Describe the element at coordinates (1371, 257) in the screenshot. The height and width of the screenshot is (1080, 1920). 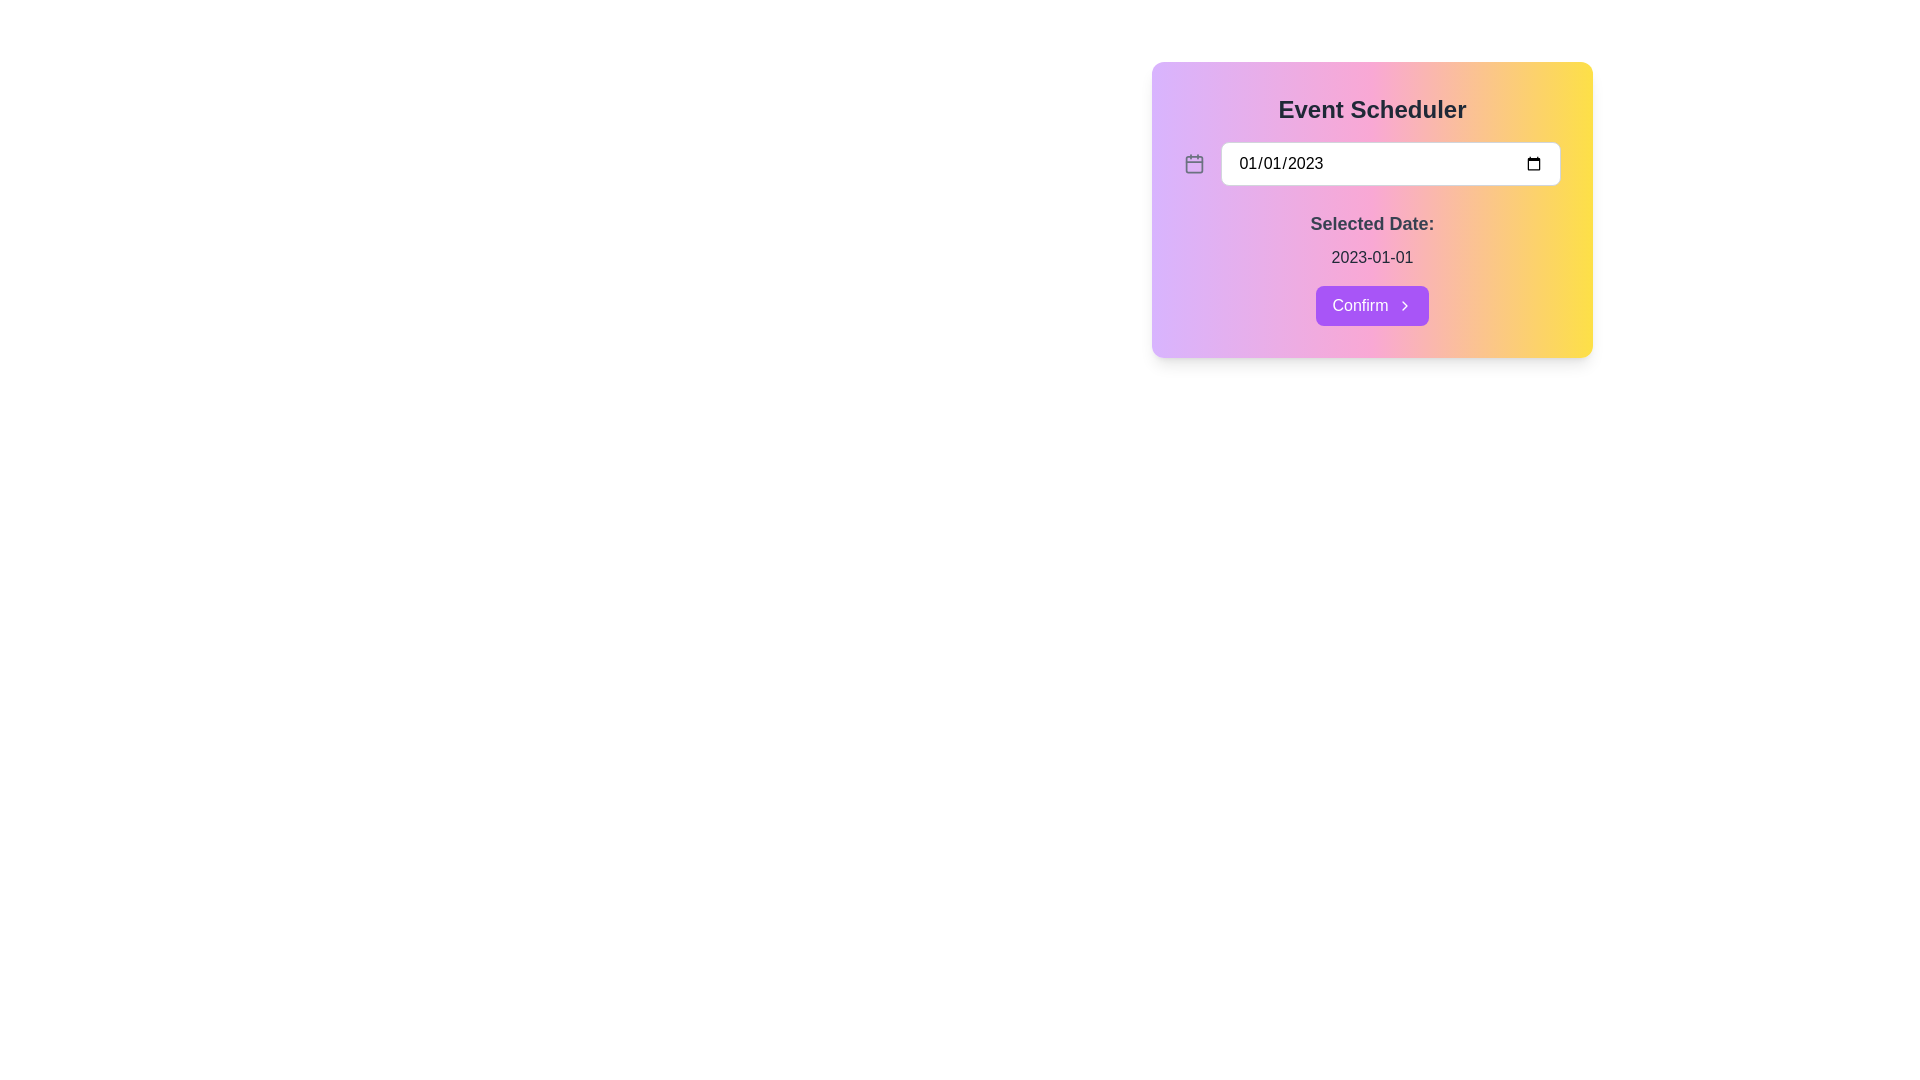
I see `the text label displaying the date '2023-01-01' located within the 'Event Scheduler' box, positioned below the 'Selected Date:' label` at that location.